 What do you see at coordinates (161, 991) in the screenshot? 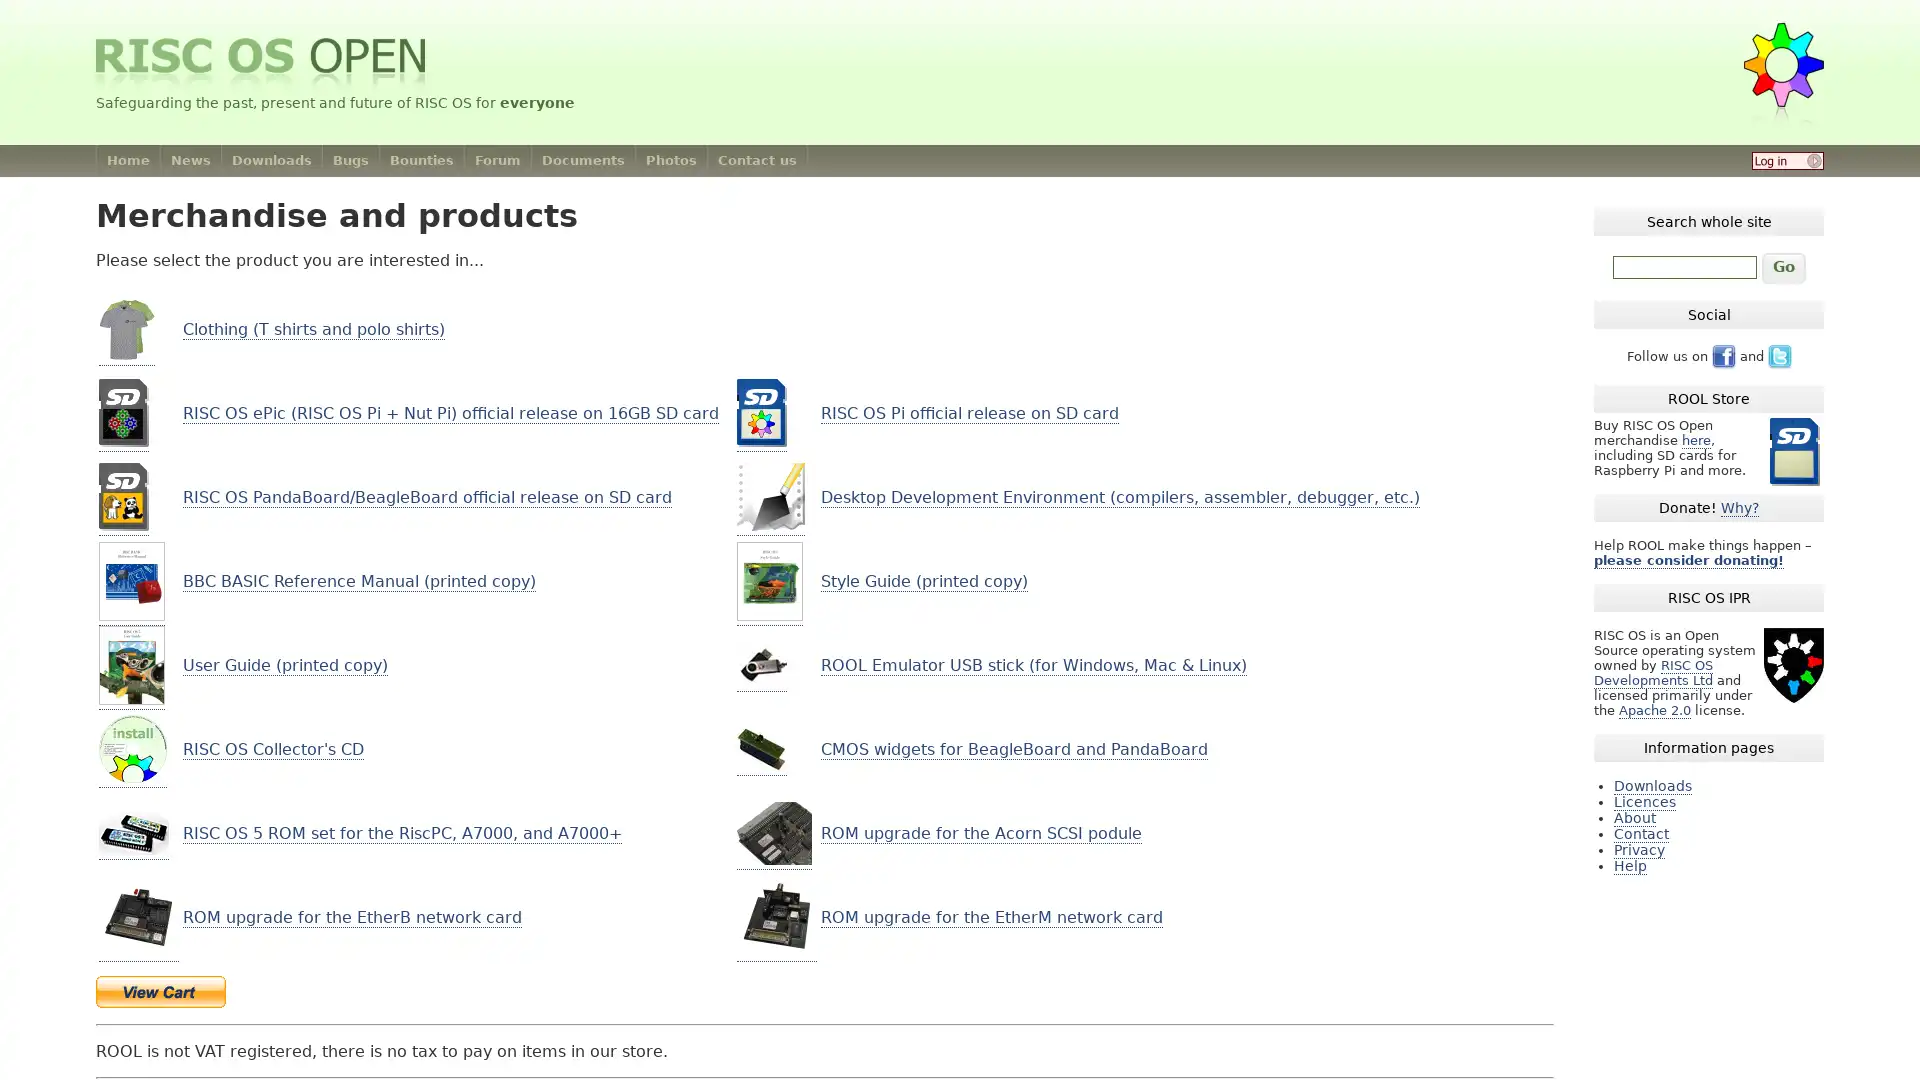
I see `Make payments with PayPal - it's fast, free and secure!` at bounding box center [161, 991].